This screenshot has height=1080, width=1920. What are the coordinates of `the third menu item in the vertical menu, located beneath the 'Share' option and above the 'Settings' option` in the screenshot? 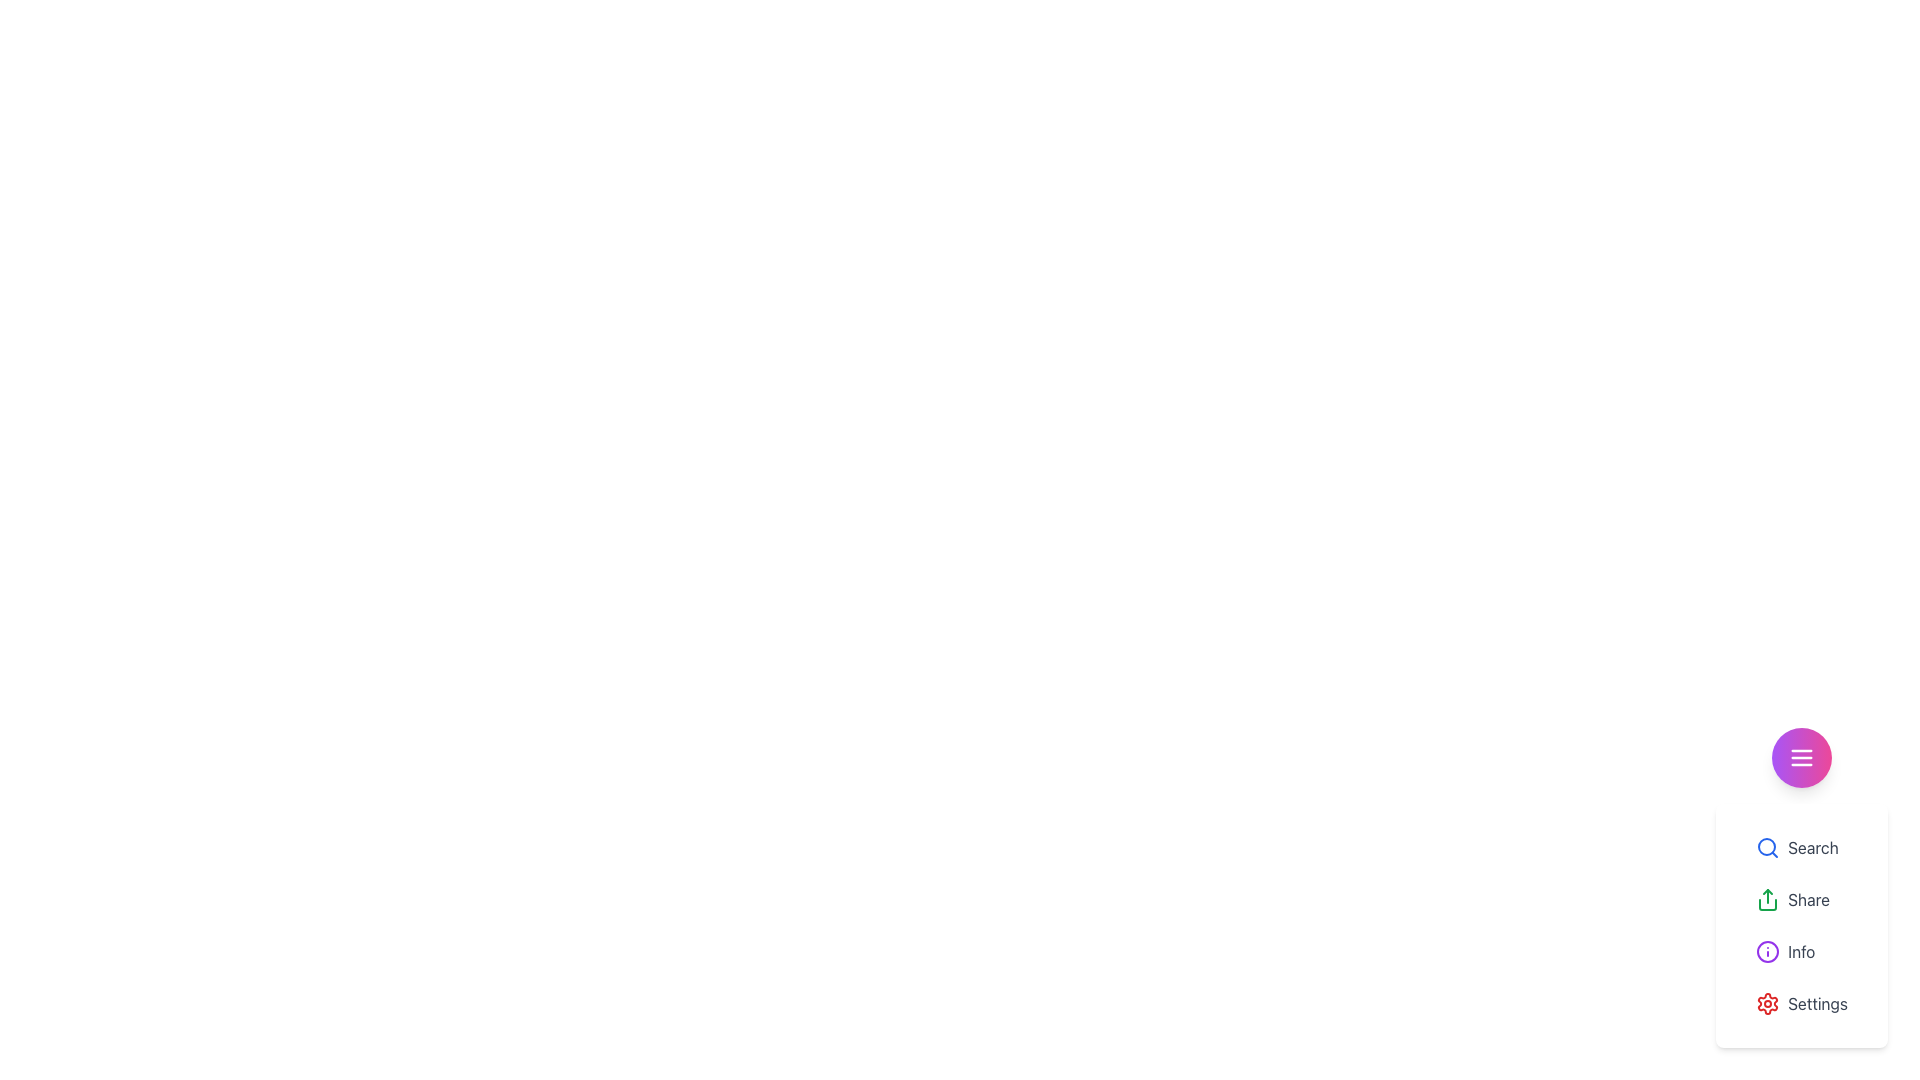 It's located at (1802, 951).